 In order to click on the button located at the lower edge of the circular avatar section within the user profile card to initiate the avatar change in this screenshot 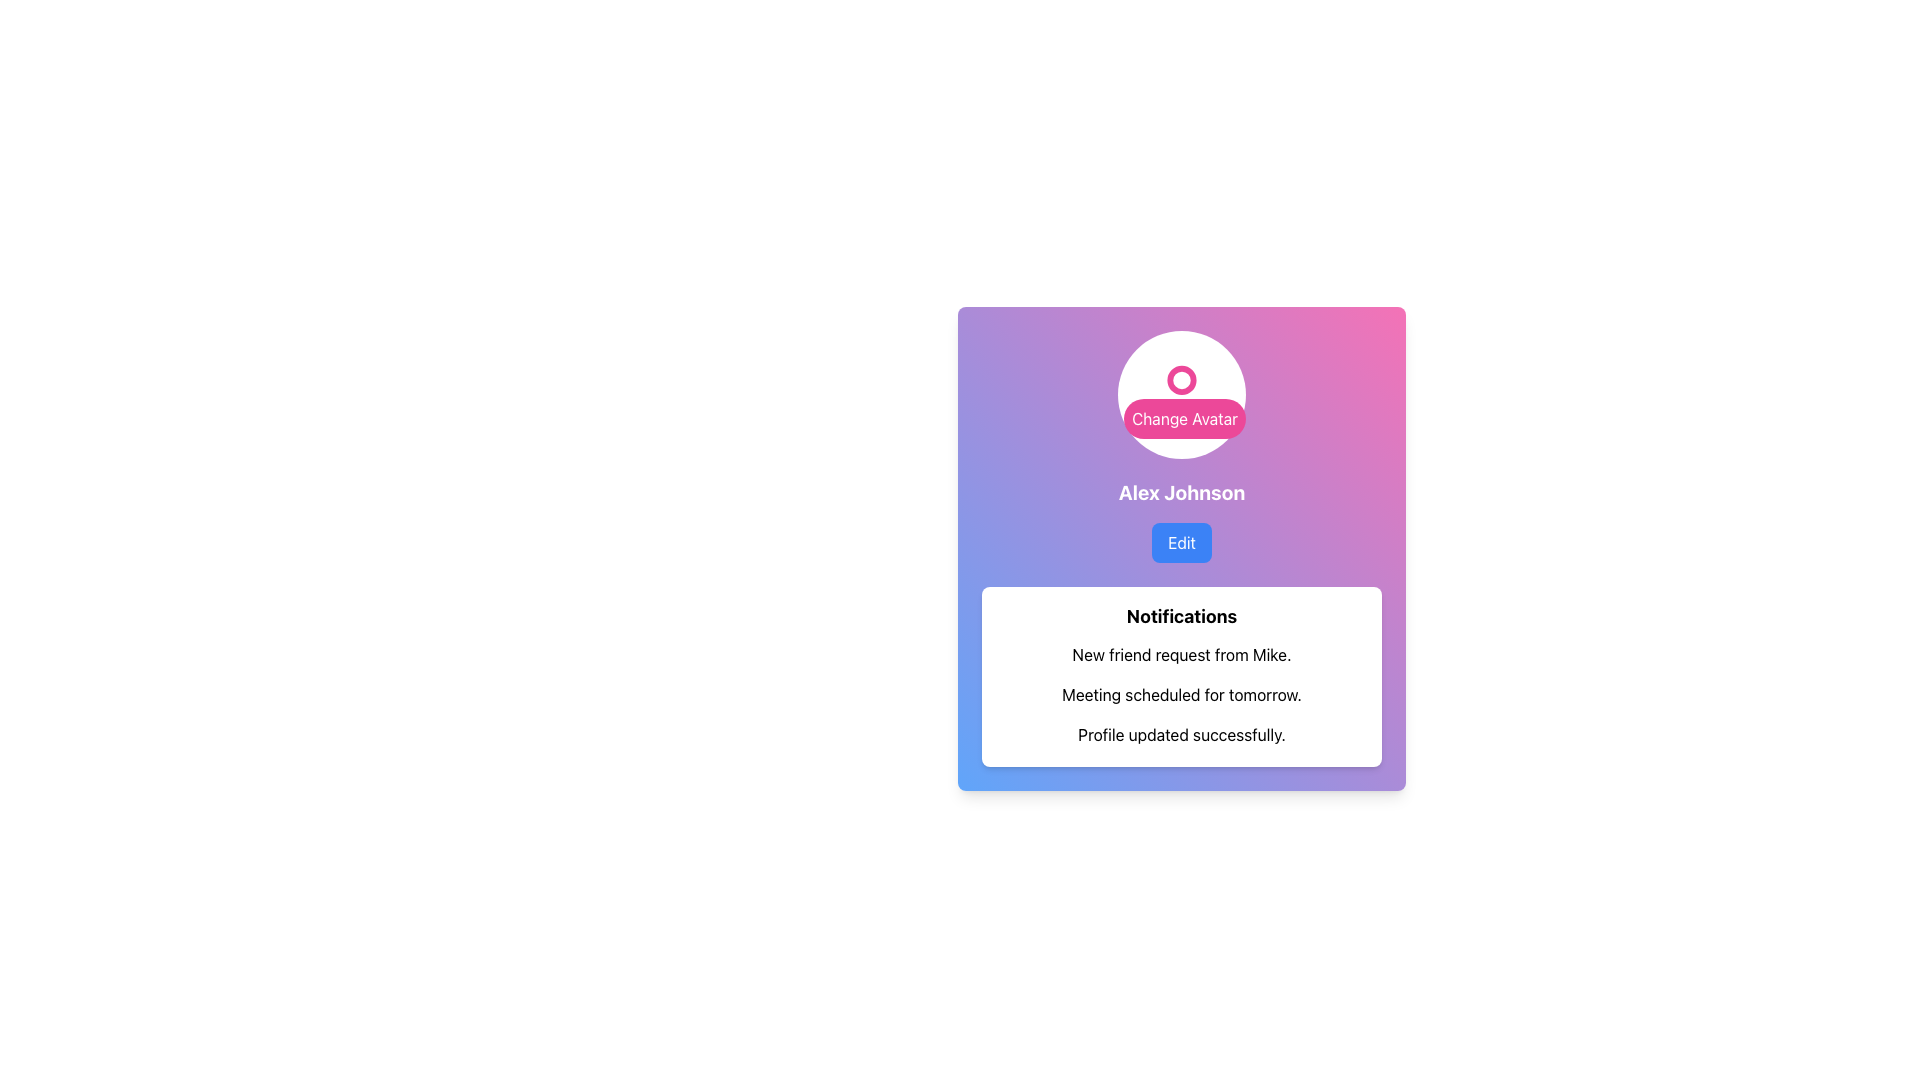, I will do `click(1185, 418)`.